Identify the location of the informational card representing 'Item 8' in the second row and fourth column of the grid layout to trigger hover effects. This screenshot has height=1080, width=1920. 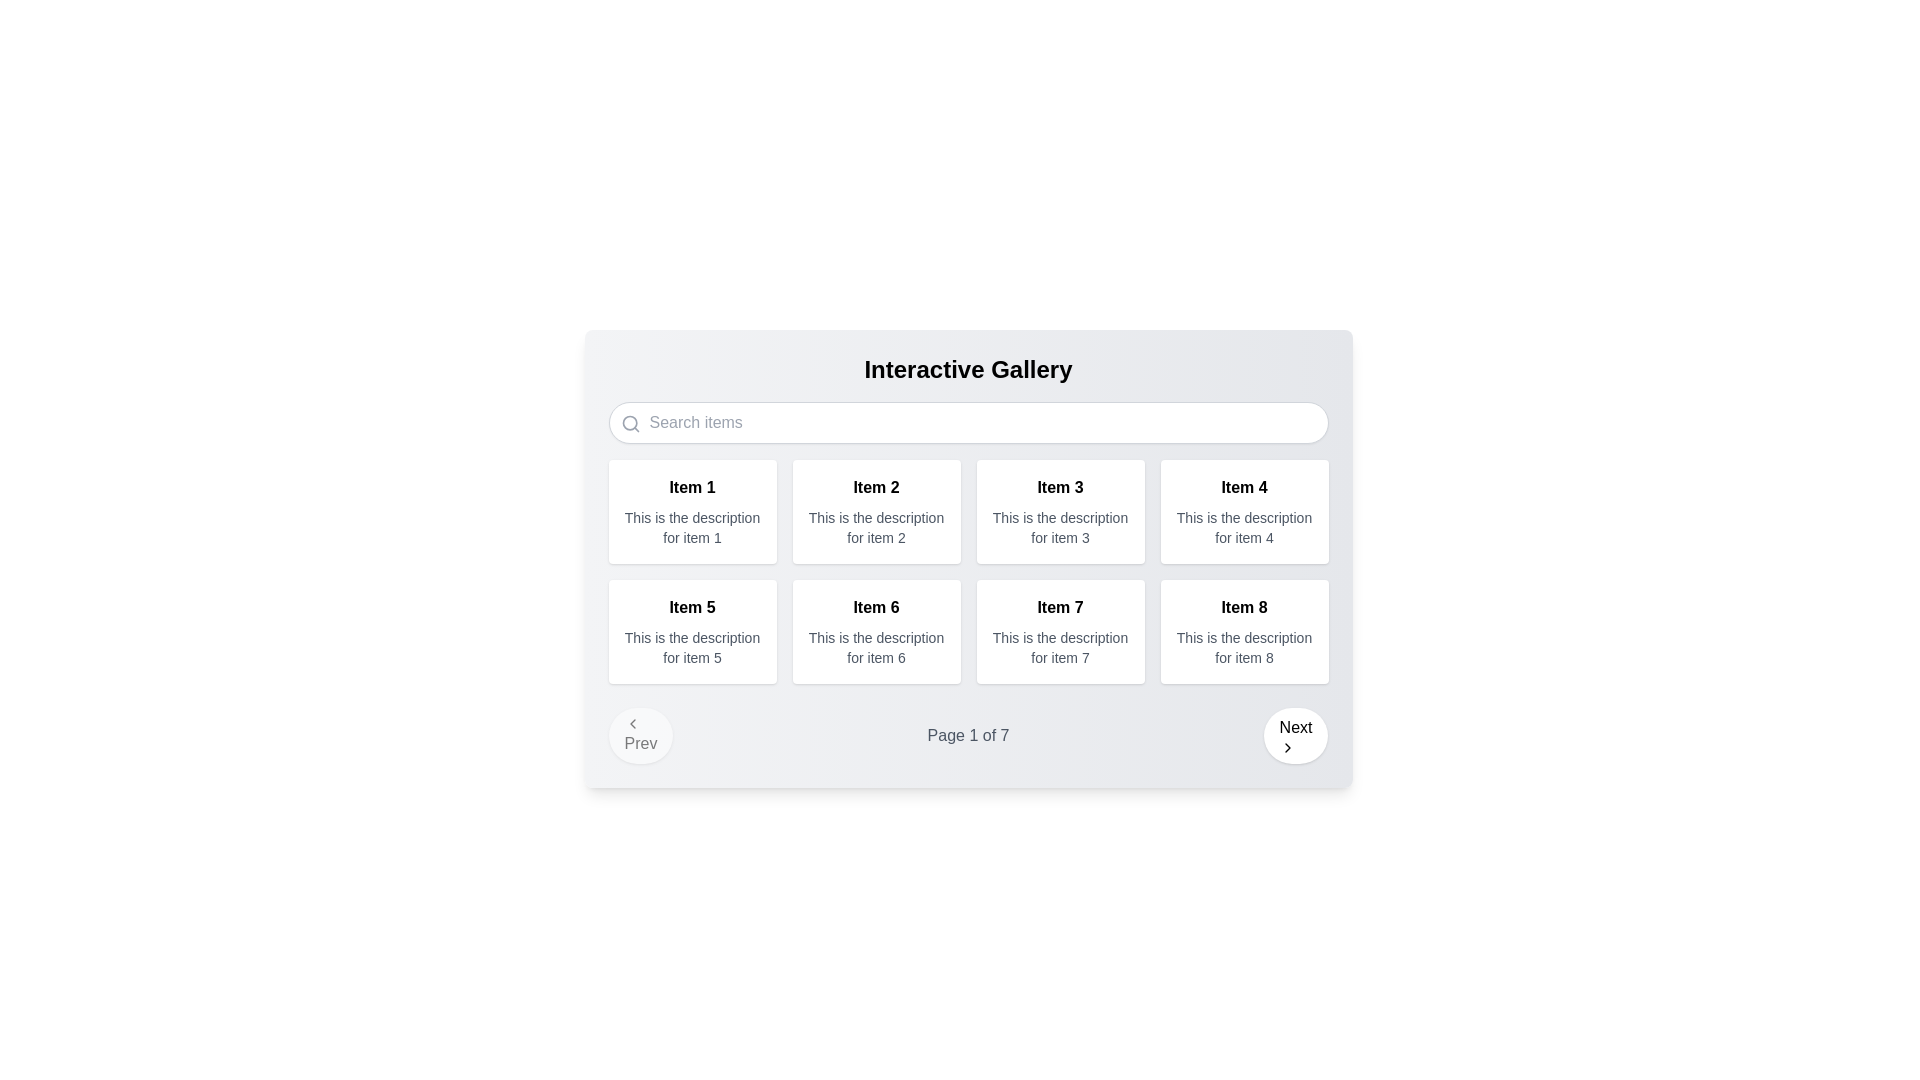
(1243, 632).